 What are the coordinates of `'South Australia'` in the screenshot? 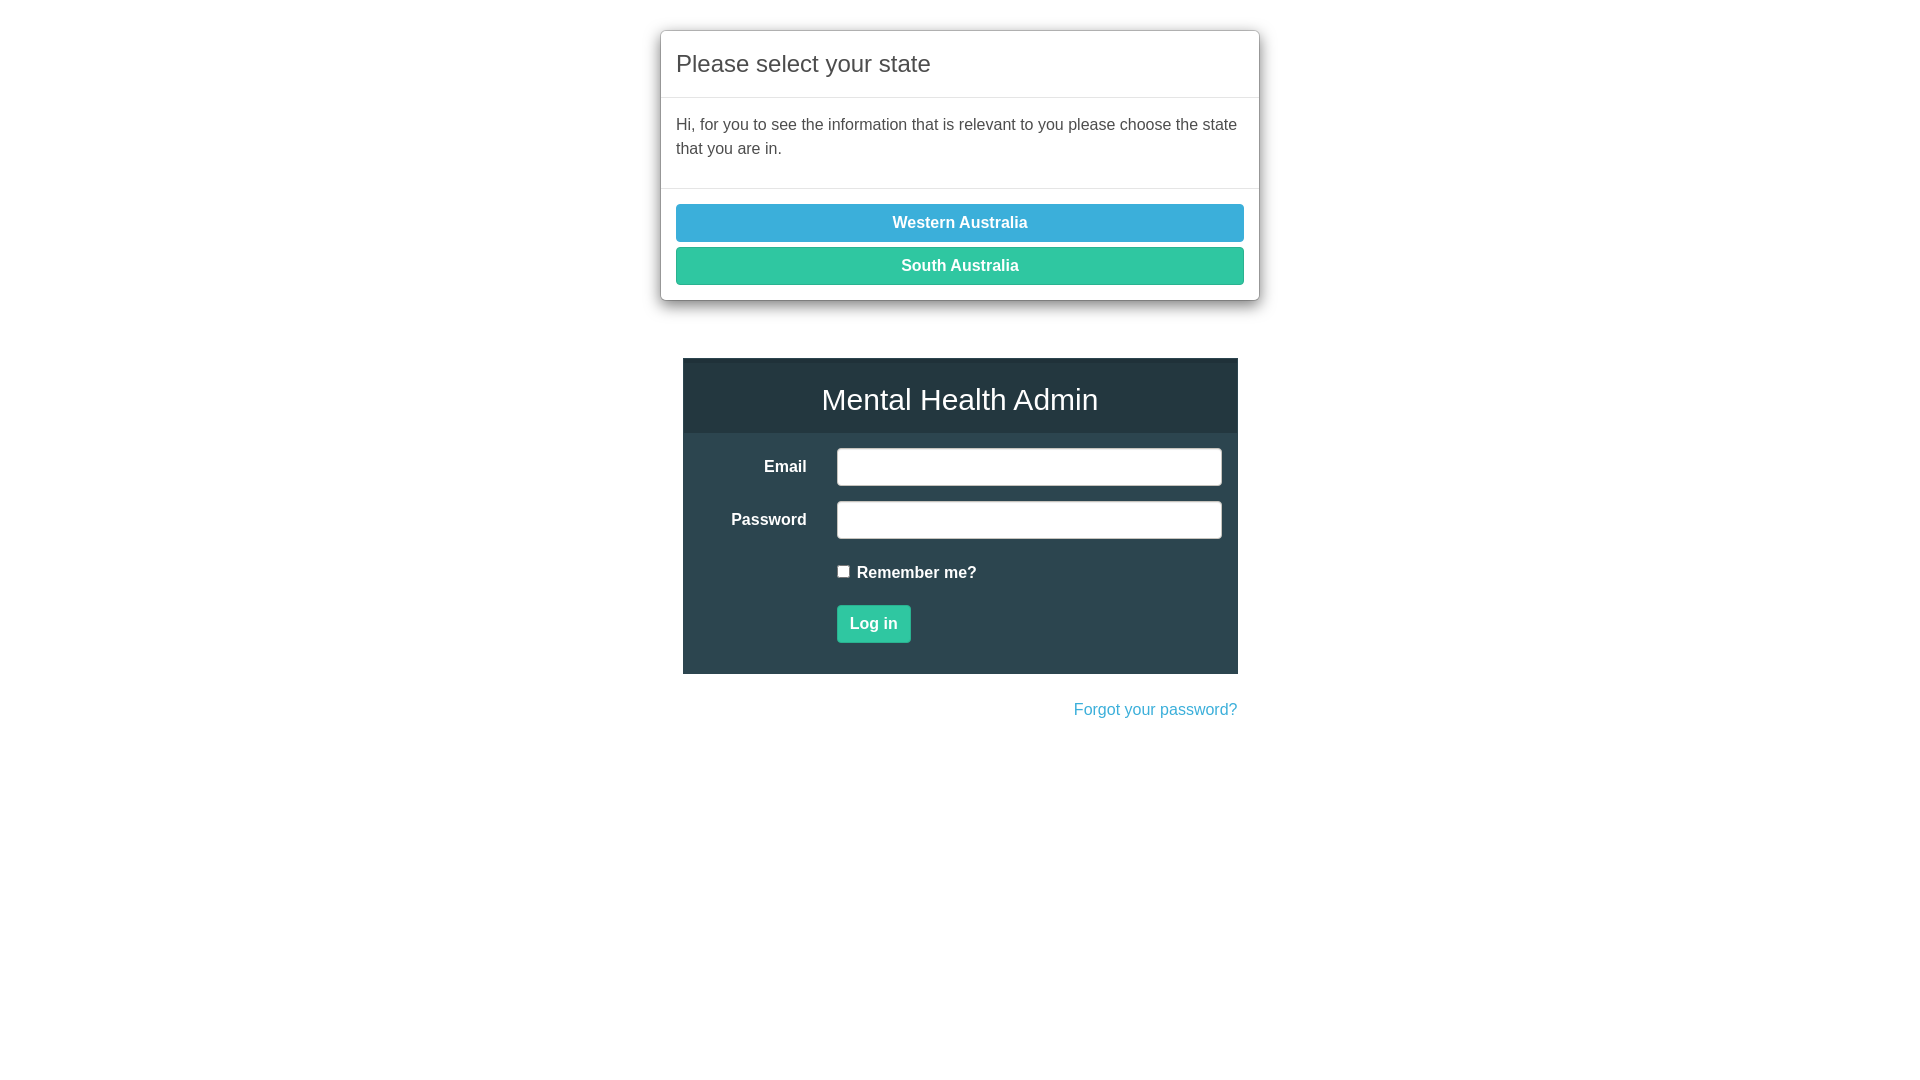 It's located at (960, 265).